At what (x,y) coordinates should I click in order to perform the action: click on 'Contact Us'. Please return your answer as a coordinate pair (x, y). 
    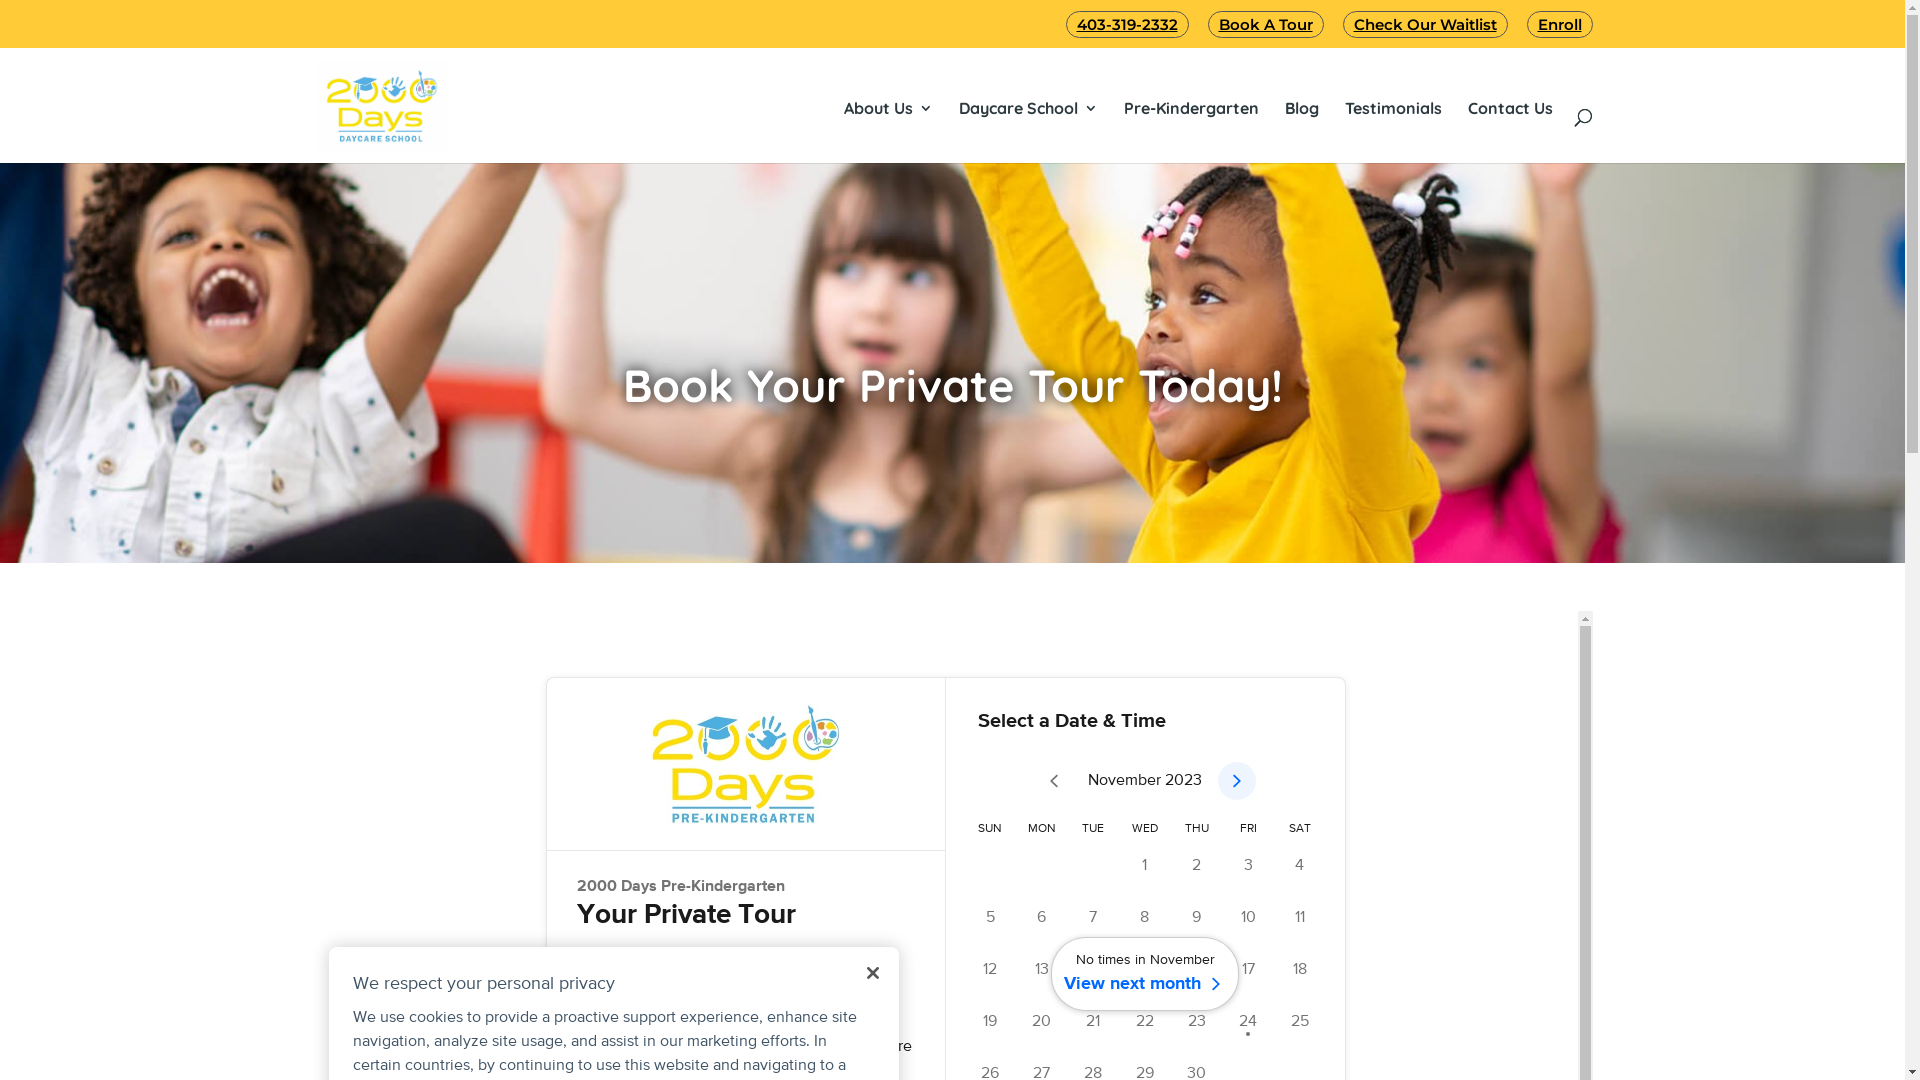
    Looking at the image, I should click on (1510, 108).